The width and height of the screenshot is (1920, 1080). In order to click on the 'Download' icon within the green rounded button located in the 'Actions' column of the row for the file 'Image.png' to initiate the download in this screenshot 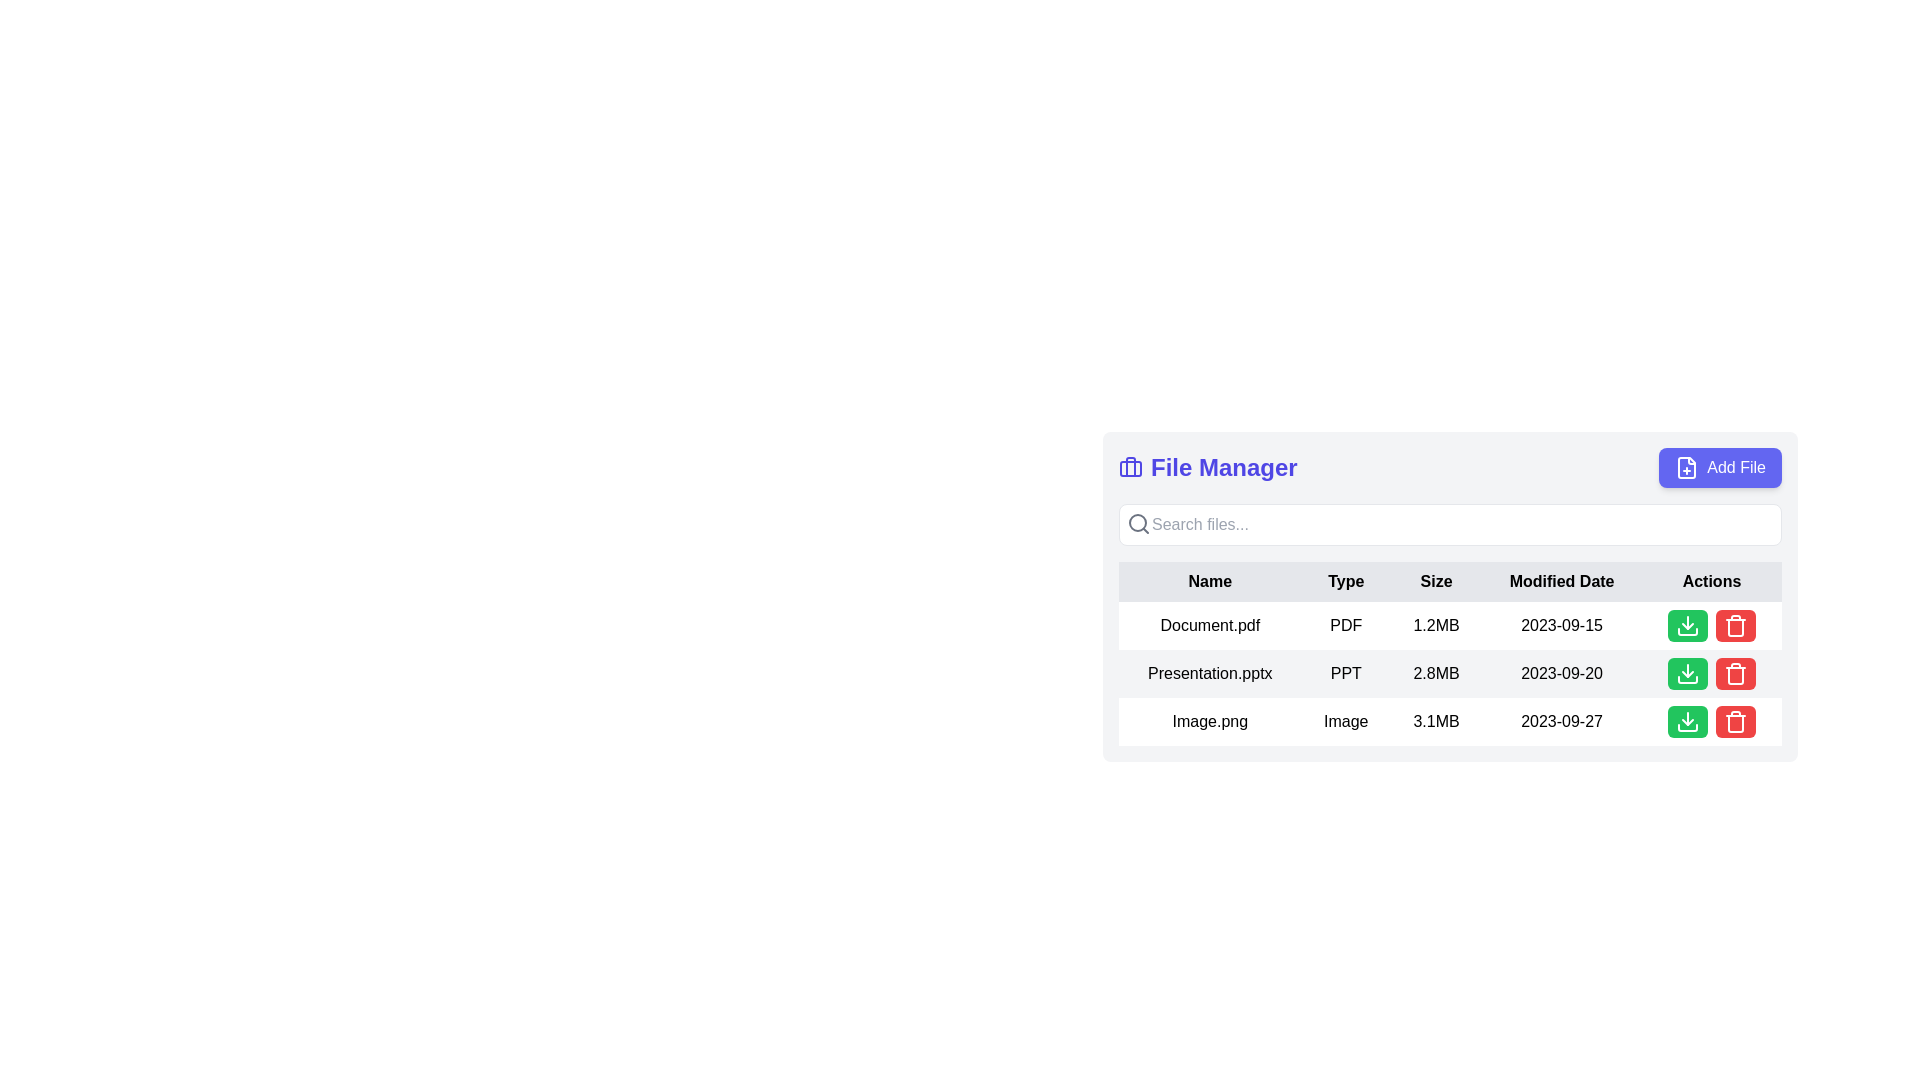, I will do `click(1687, 721)`.